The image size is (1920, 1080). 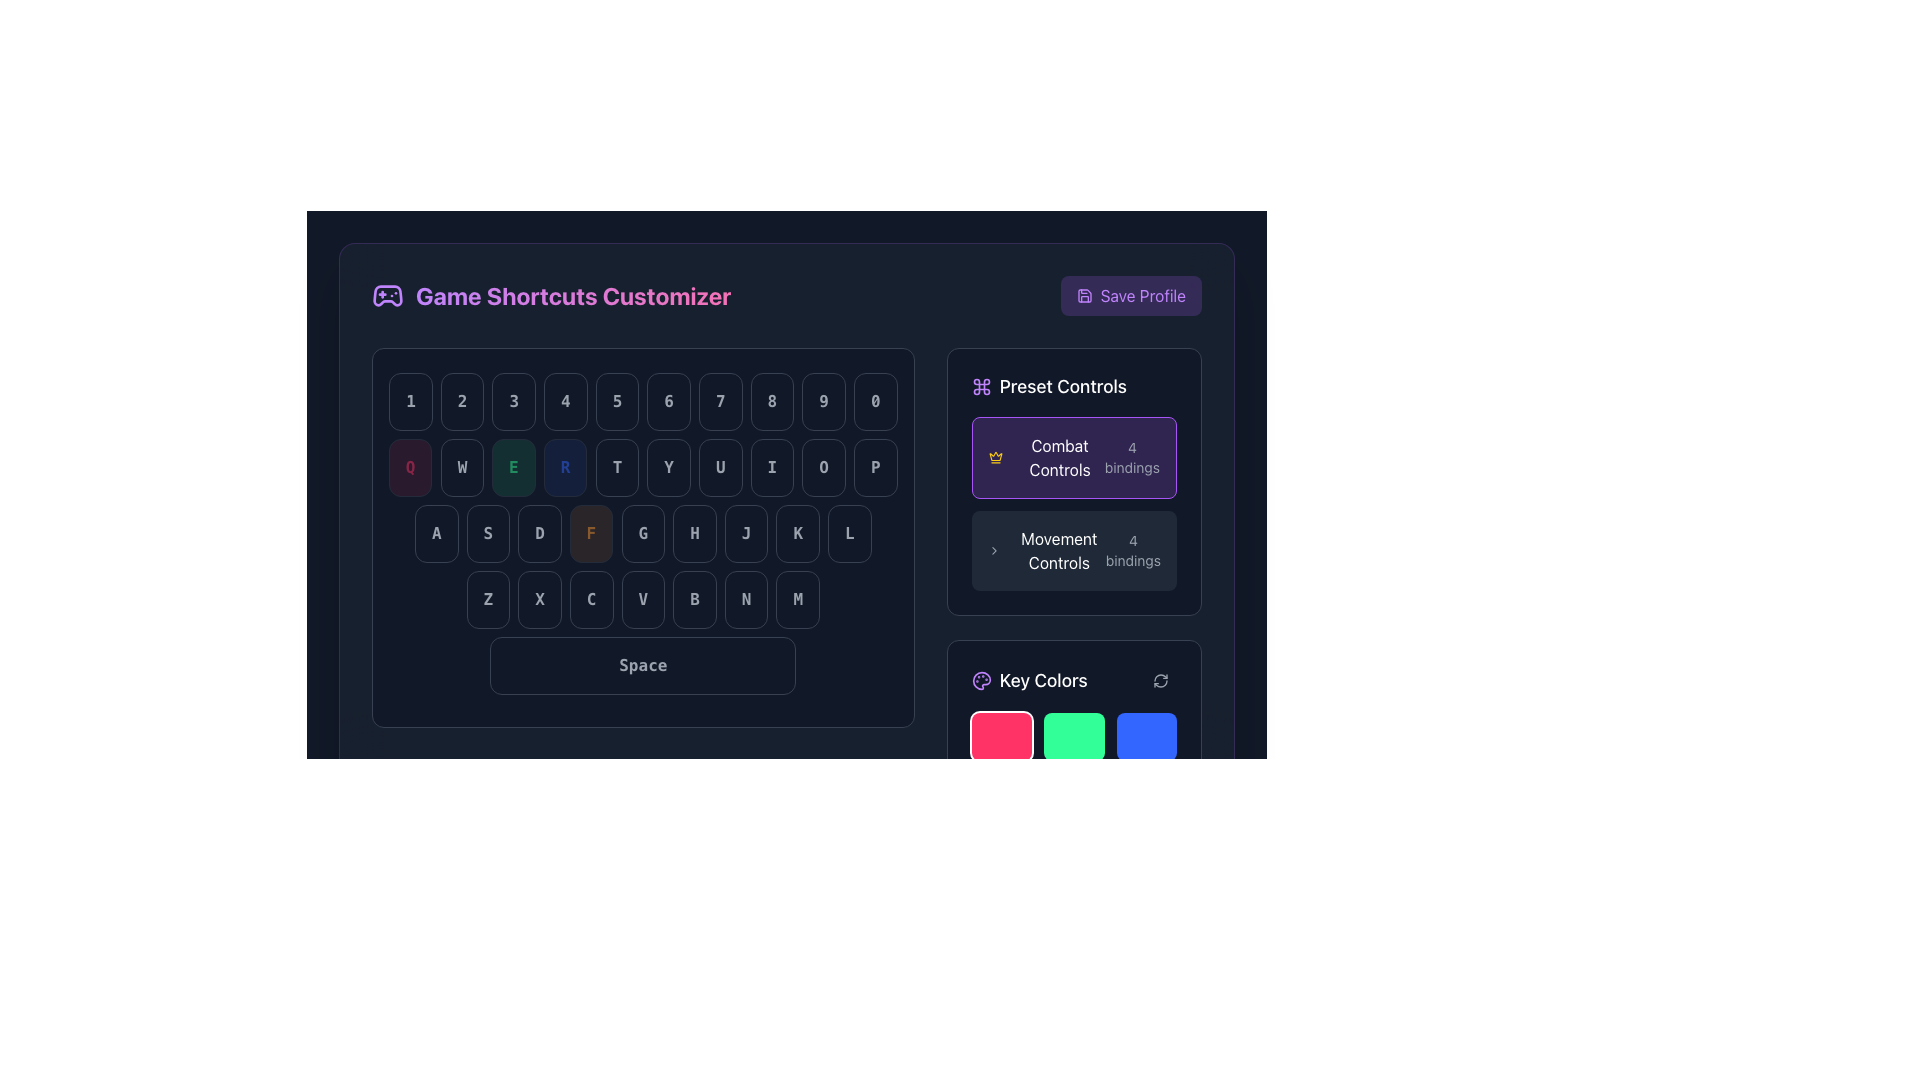 What do you see at coordinates (875, 467) in the screenshot?
I see `the rectangular button with rounded corners that has a dark blue background and the letter 'P' in light gray text, positioned at the top-right side of the virtual keyboard` at bounding box center [875, 467].